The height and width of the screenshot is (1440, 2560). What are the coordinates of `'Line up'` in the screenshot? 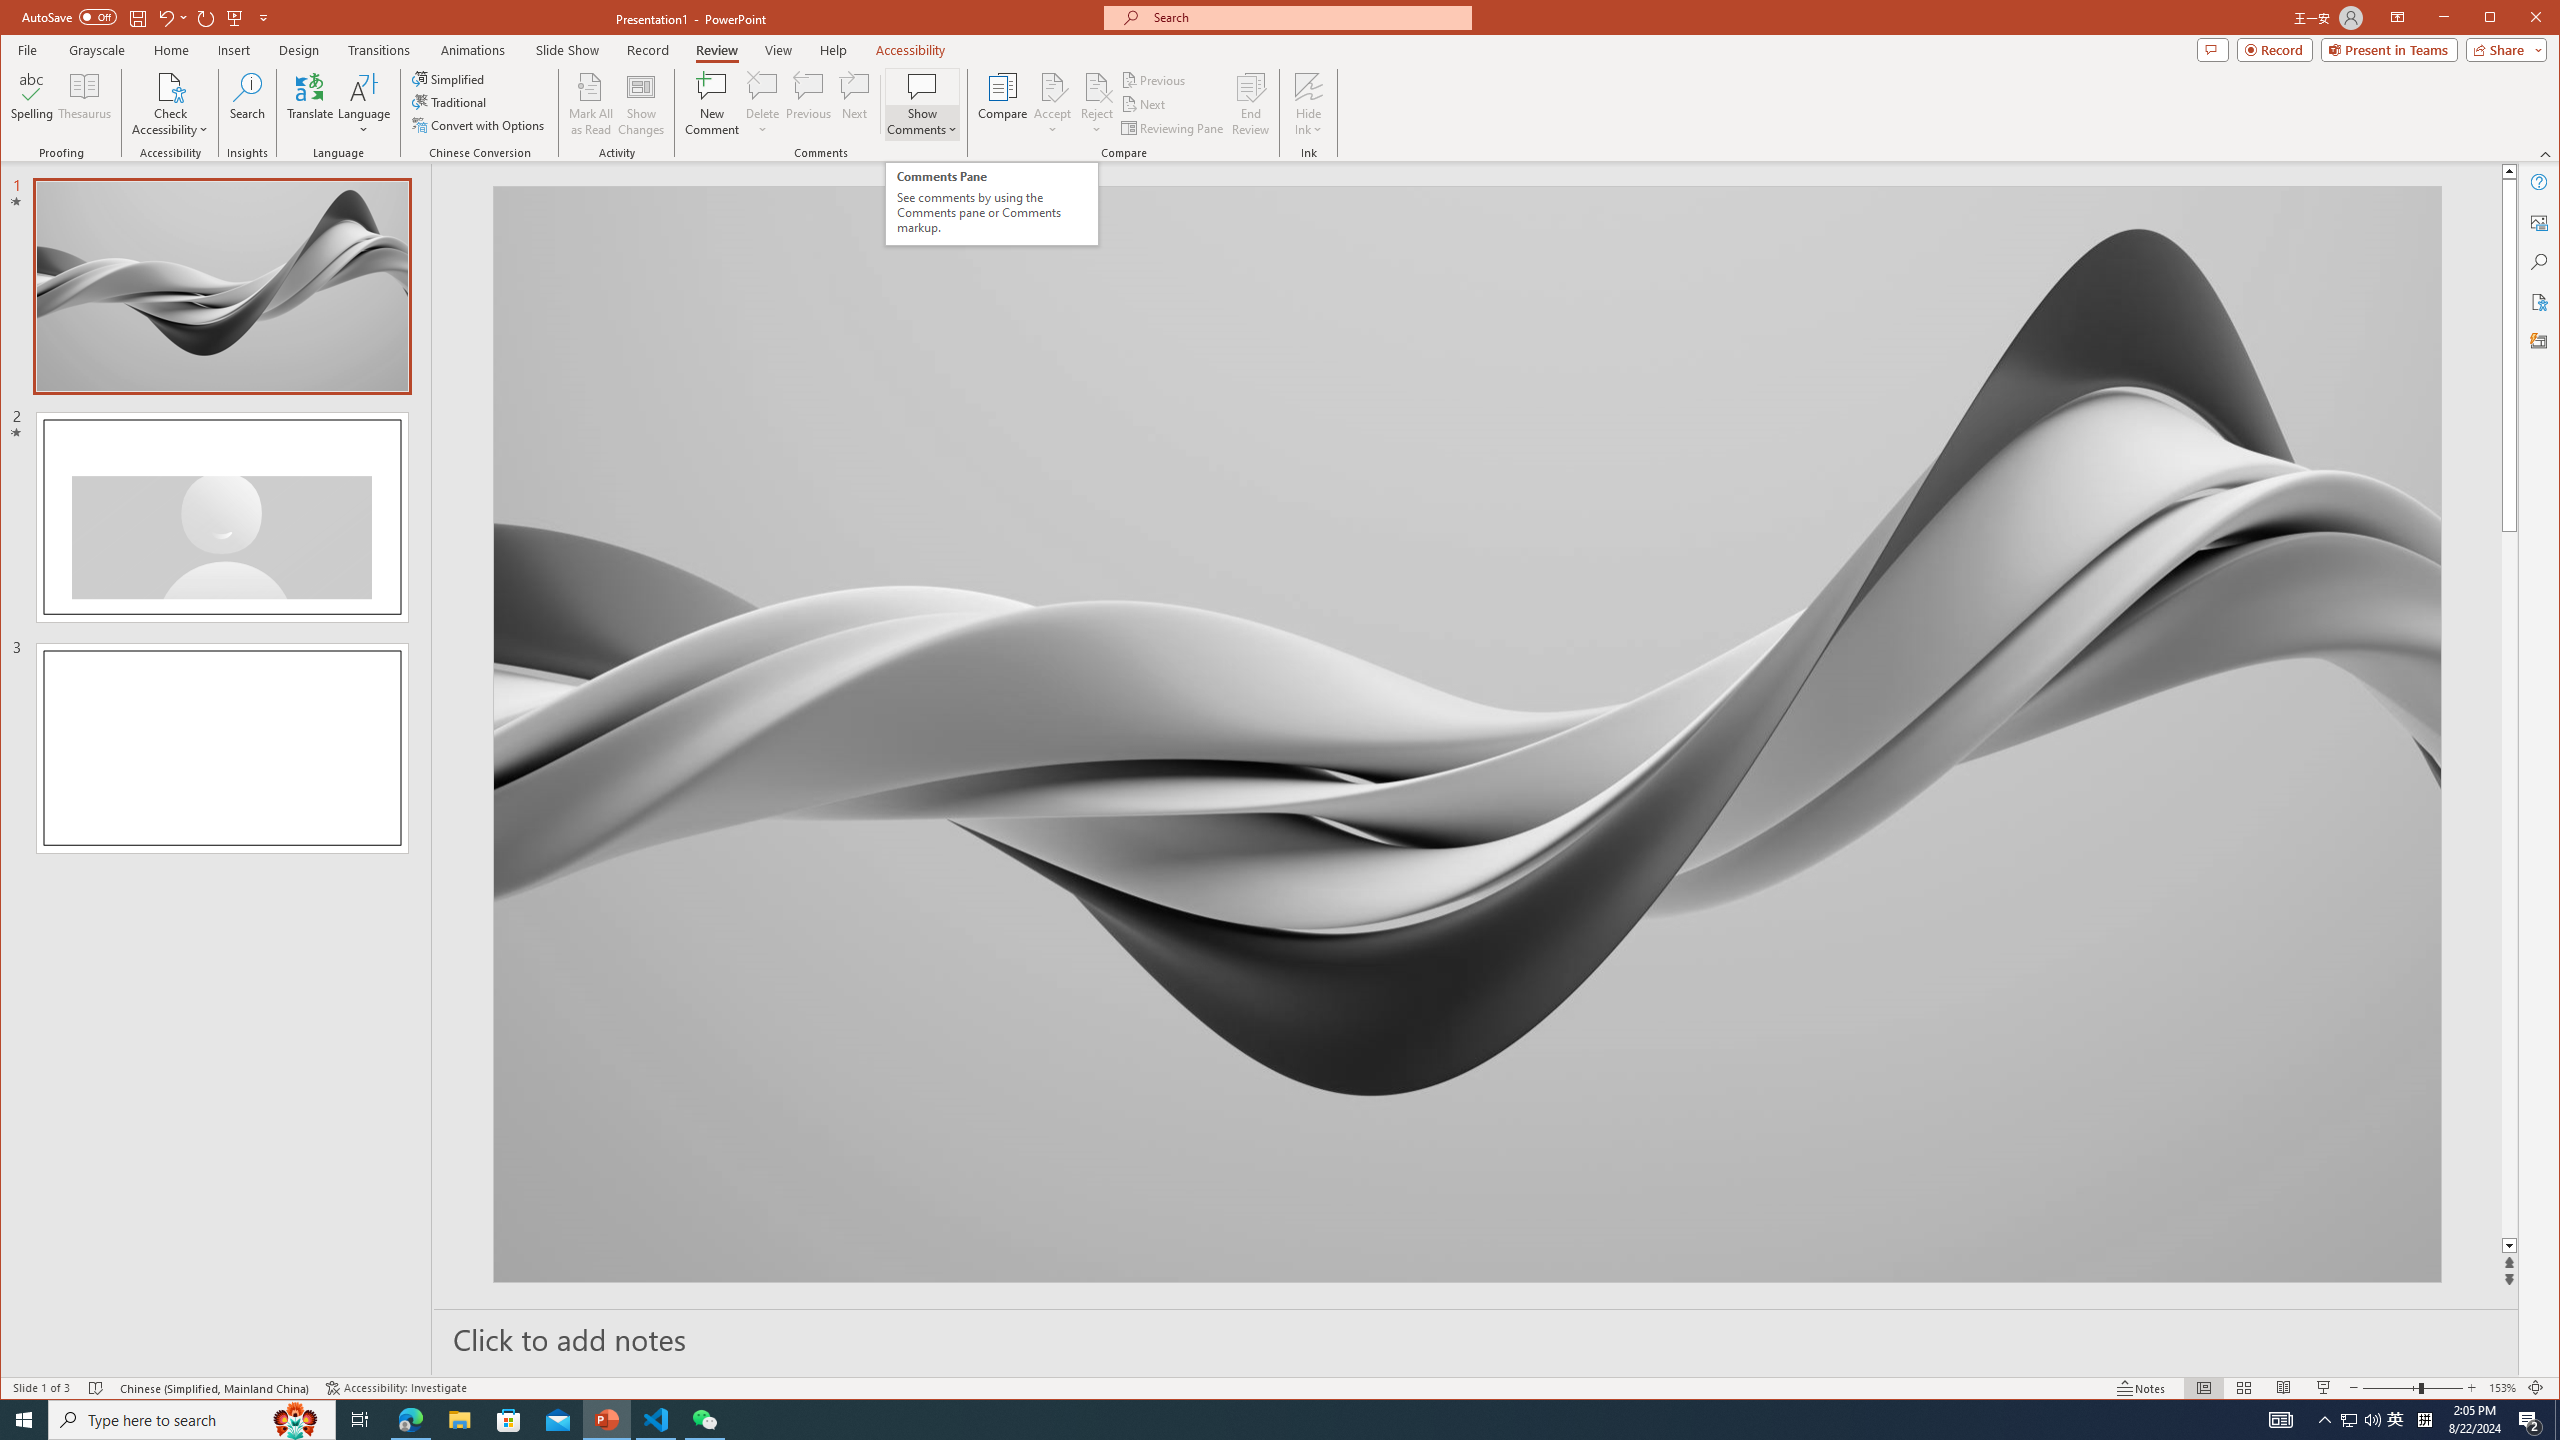 It's located at (2510, 168).